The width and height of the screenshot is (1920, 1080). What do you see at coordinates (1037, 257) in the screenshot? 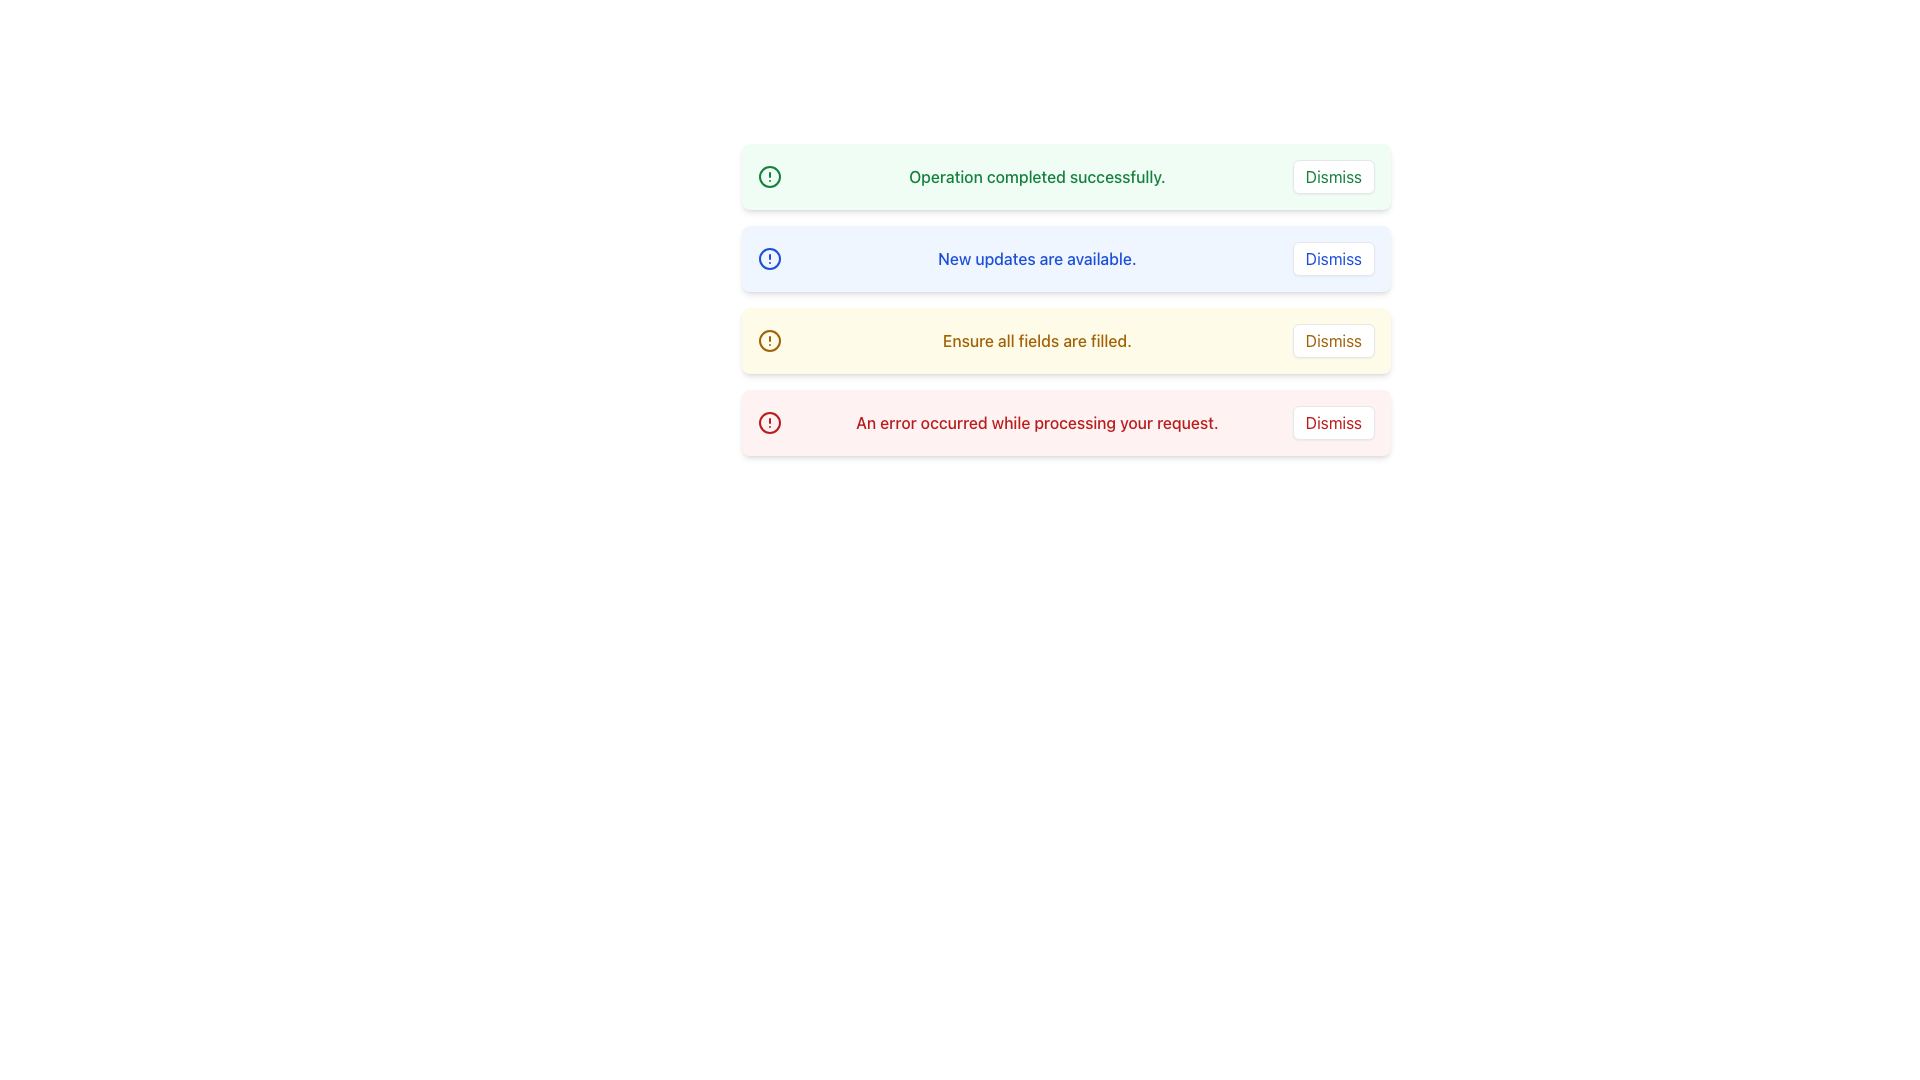
I see `the text label that reads 'New updates are available.' in the second notification bar, which has a blue background and is located next to an alert icon and a dismiss button` at bounding box center [1037, 257].